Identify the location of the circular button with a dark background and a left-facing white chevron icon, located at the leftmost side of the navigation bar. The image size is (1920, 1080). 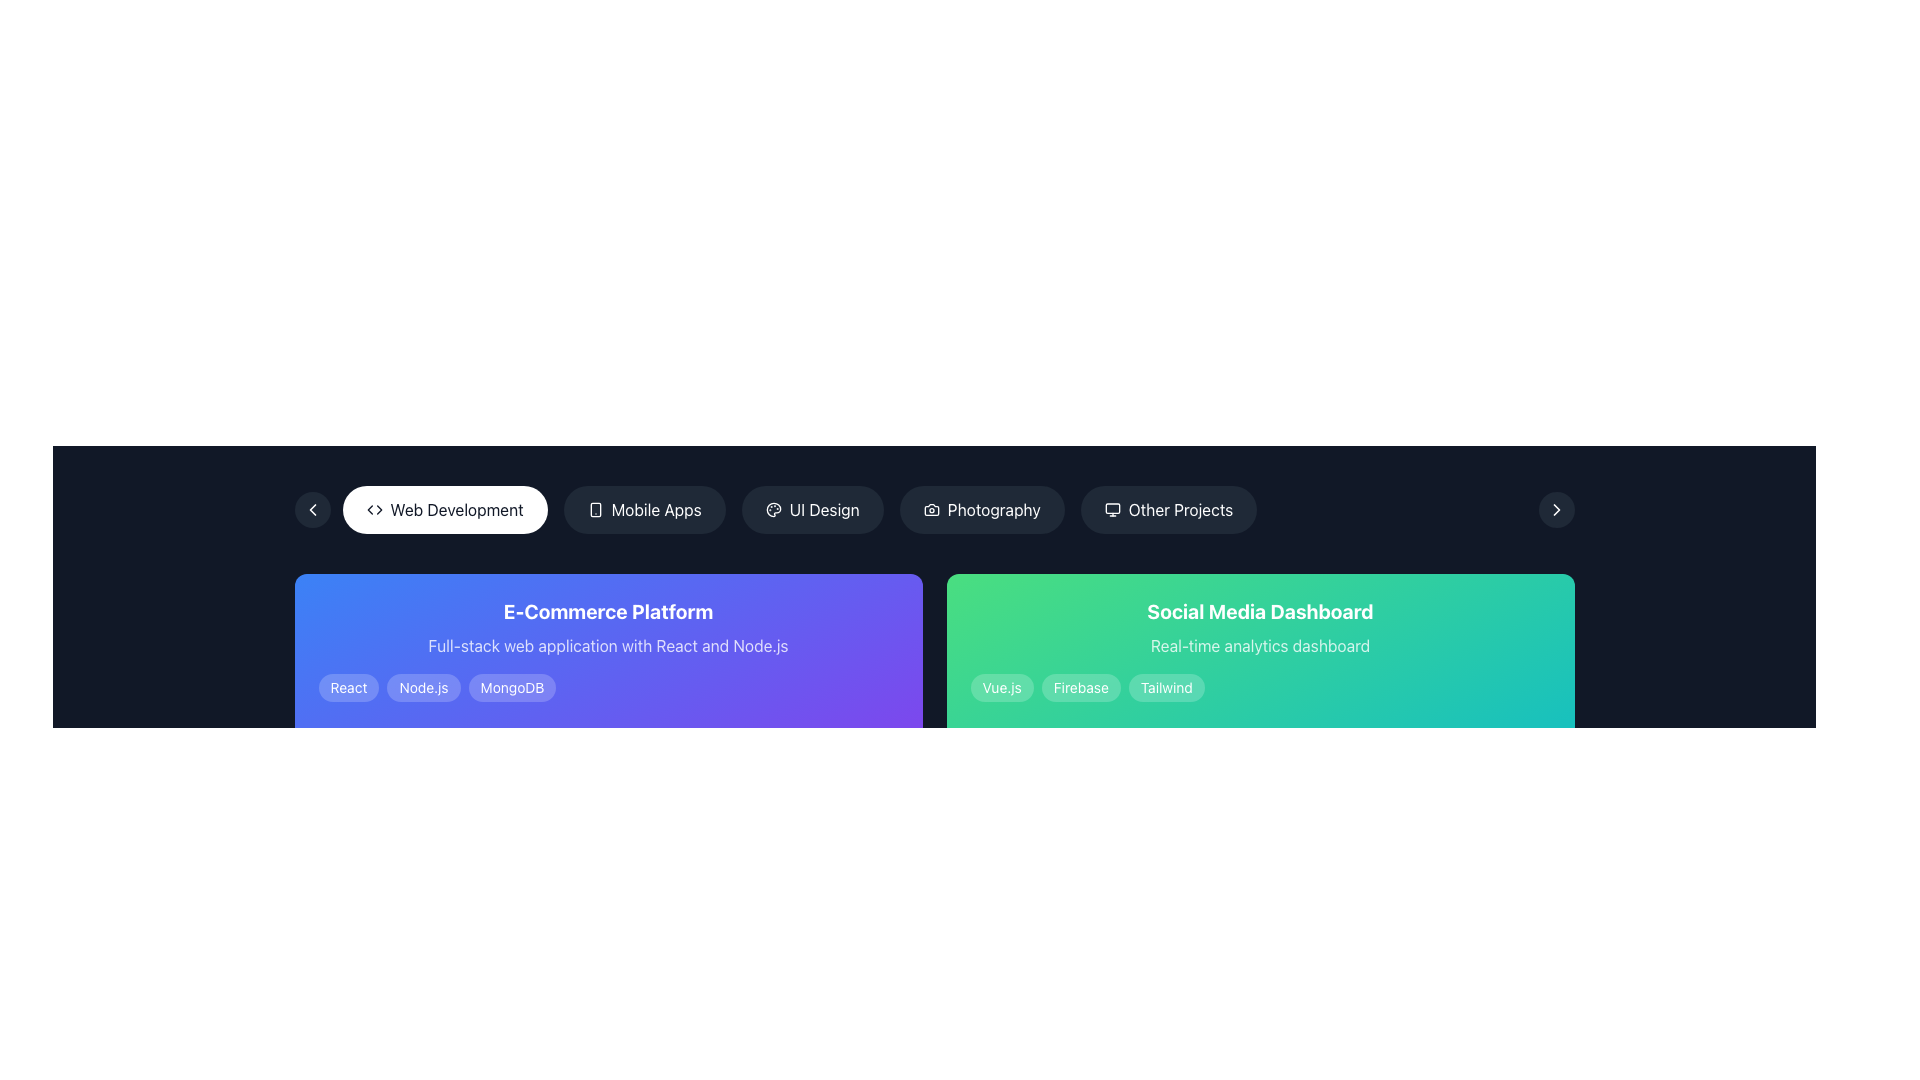
(311, 508).